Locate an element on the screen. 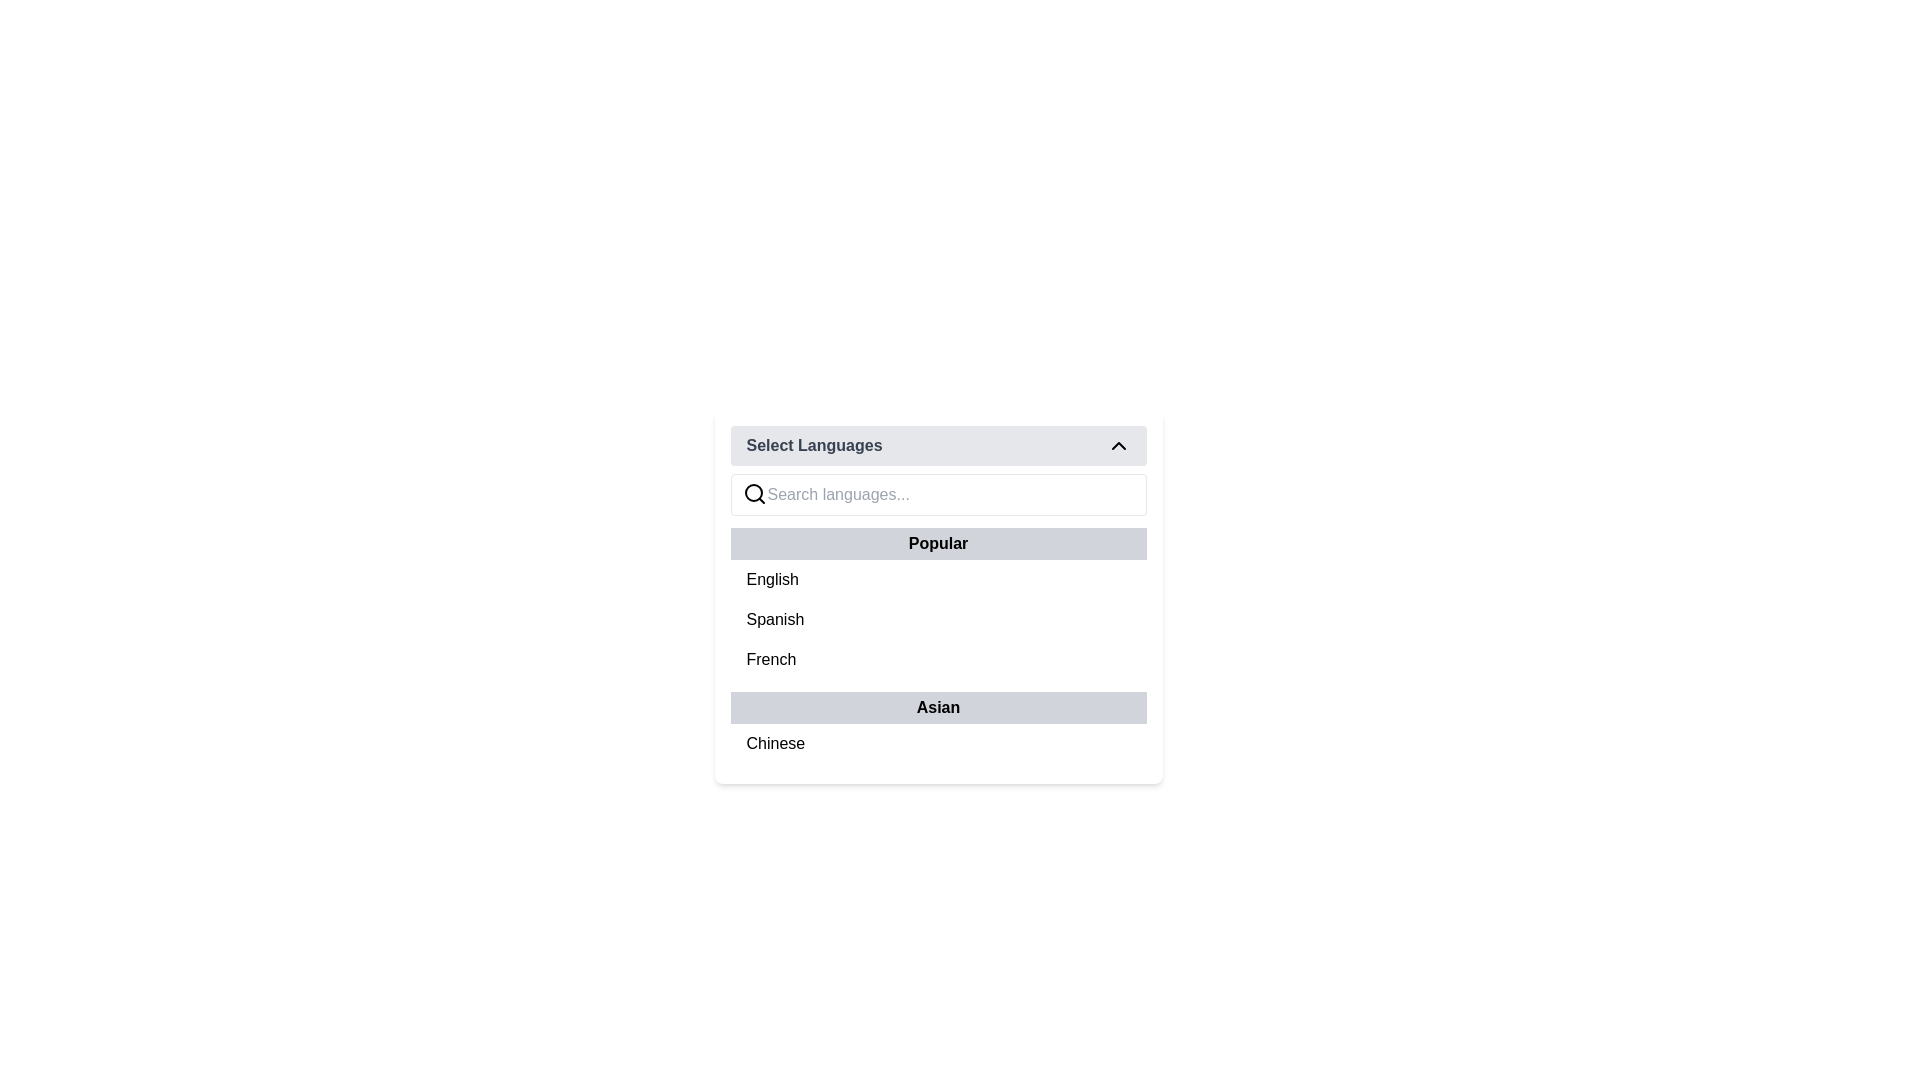 The width and height of the screenshot is (1920, 1080). the 'Spanish' option in the dropdown language menu is located at coordinates (774, 619).